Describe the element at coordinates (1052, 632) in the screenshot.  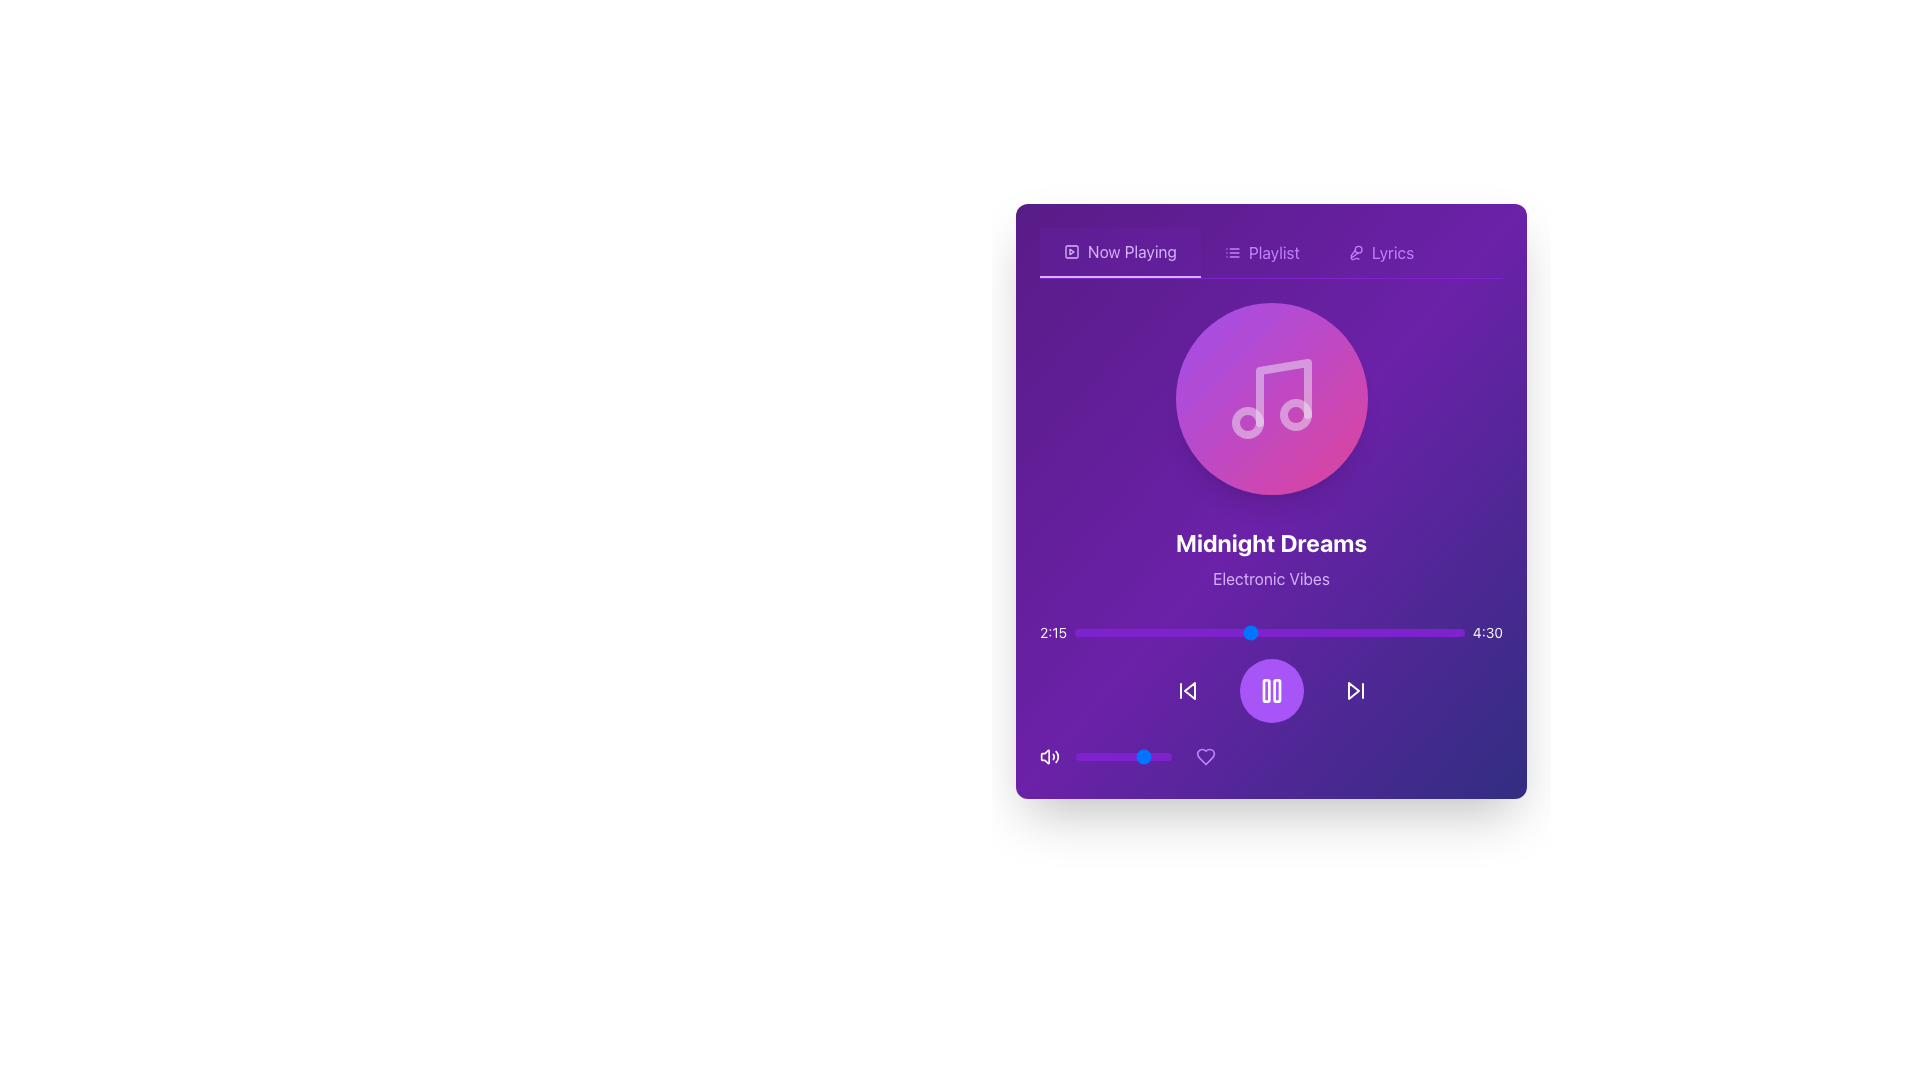
I see `the static text display element showing '2:15', which is styled against a purple background and is located to the left of a progress bar` at that location.